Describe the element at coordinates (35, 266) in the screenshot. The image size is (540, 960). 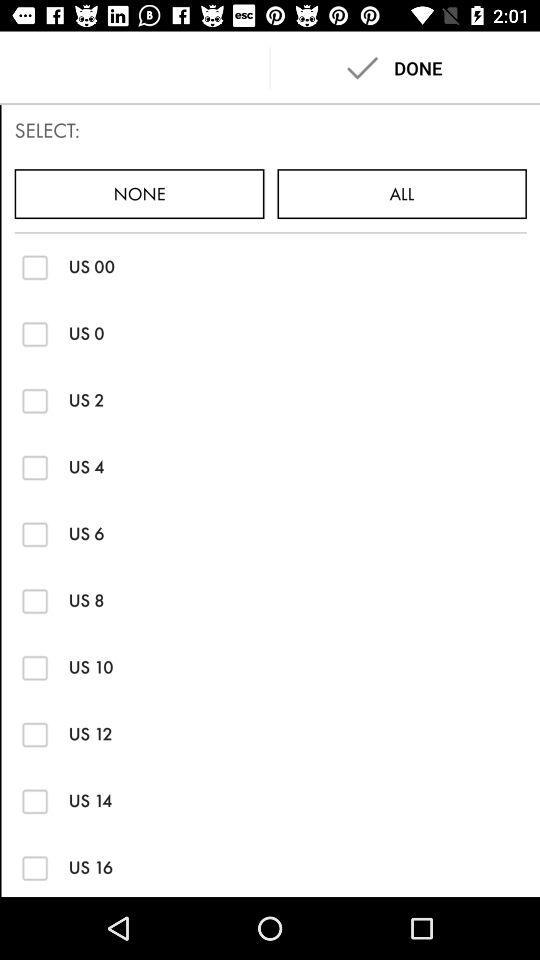
I see `check option box` at that location.